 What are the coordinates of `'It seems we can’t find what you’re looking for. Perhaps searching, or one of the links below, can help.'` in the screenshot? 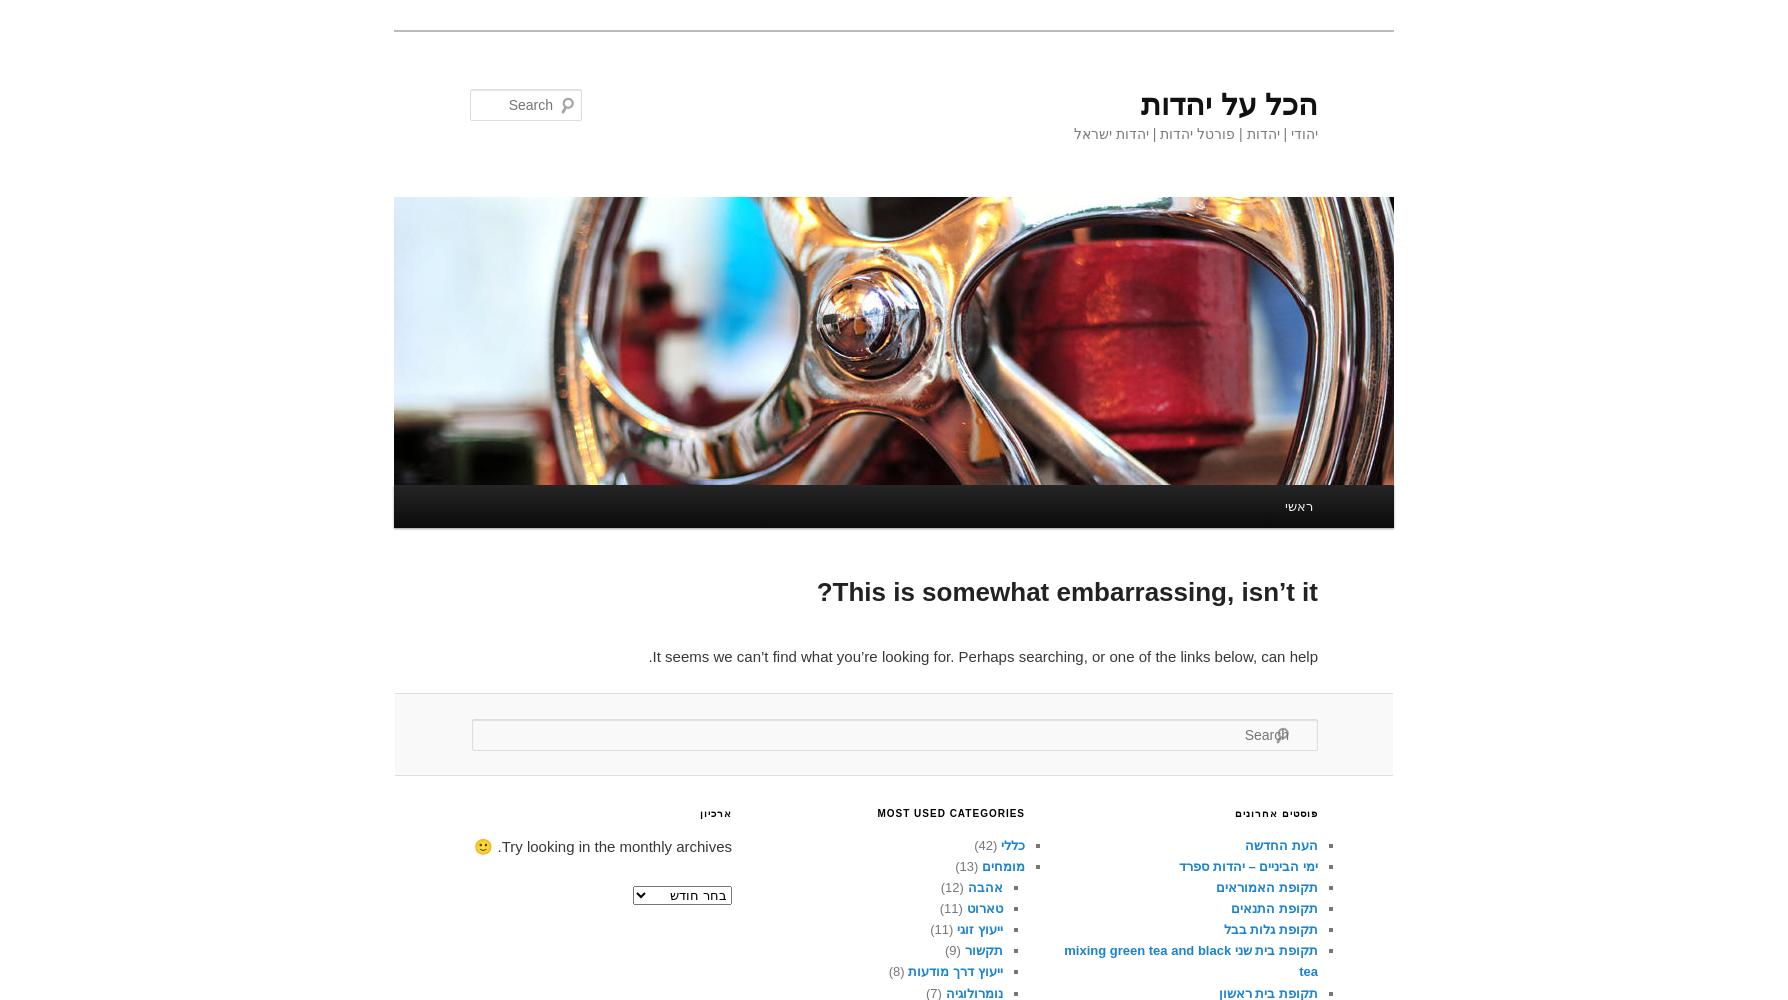 It's located at (983, 655).